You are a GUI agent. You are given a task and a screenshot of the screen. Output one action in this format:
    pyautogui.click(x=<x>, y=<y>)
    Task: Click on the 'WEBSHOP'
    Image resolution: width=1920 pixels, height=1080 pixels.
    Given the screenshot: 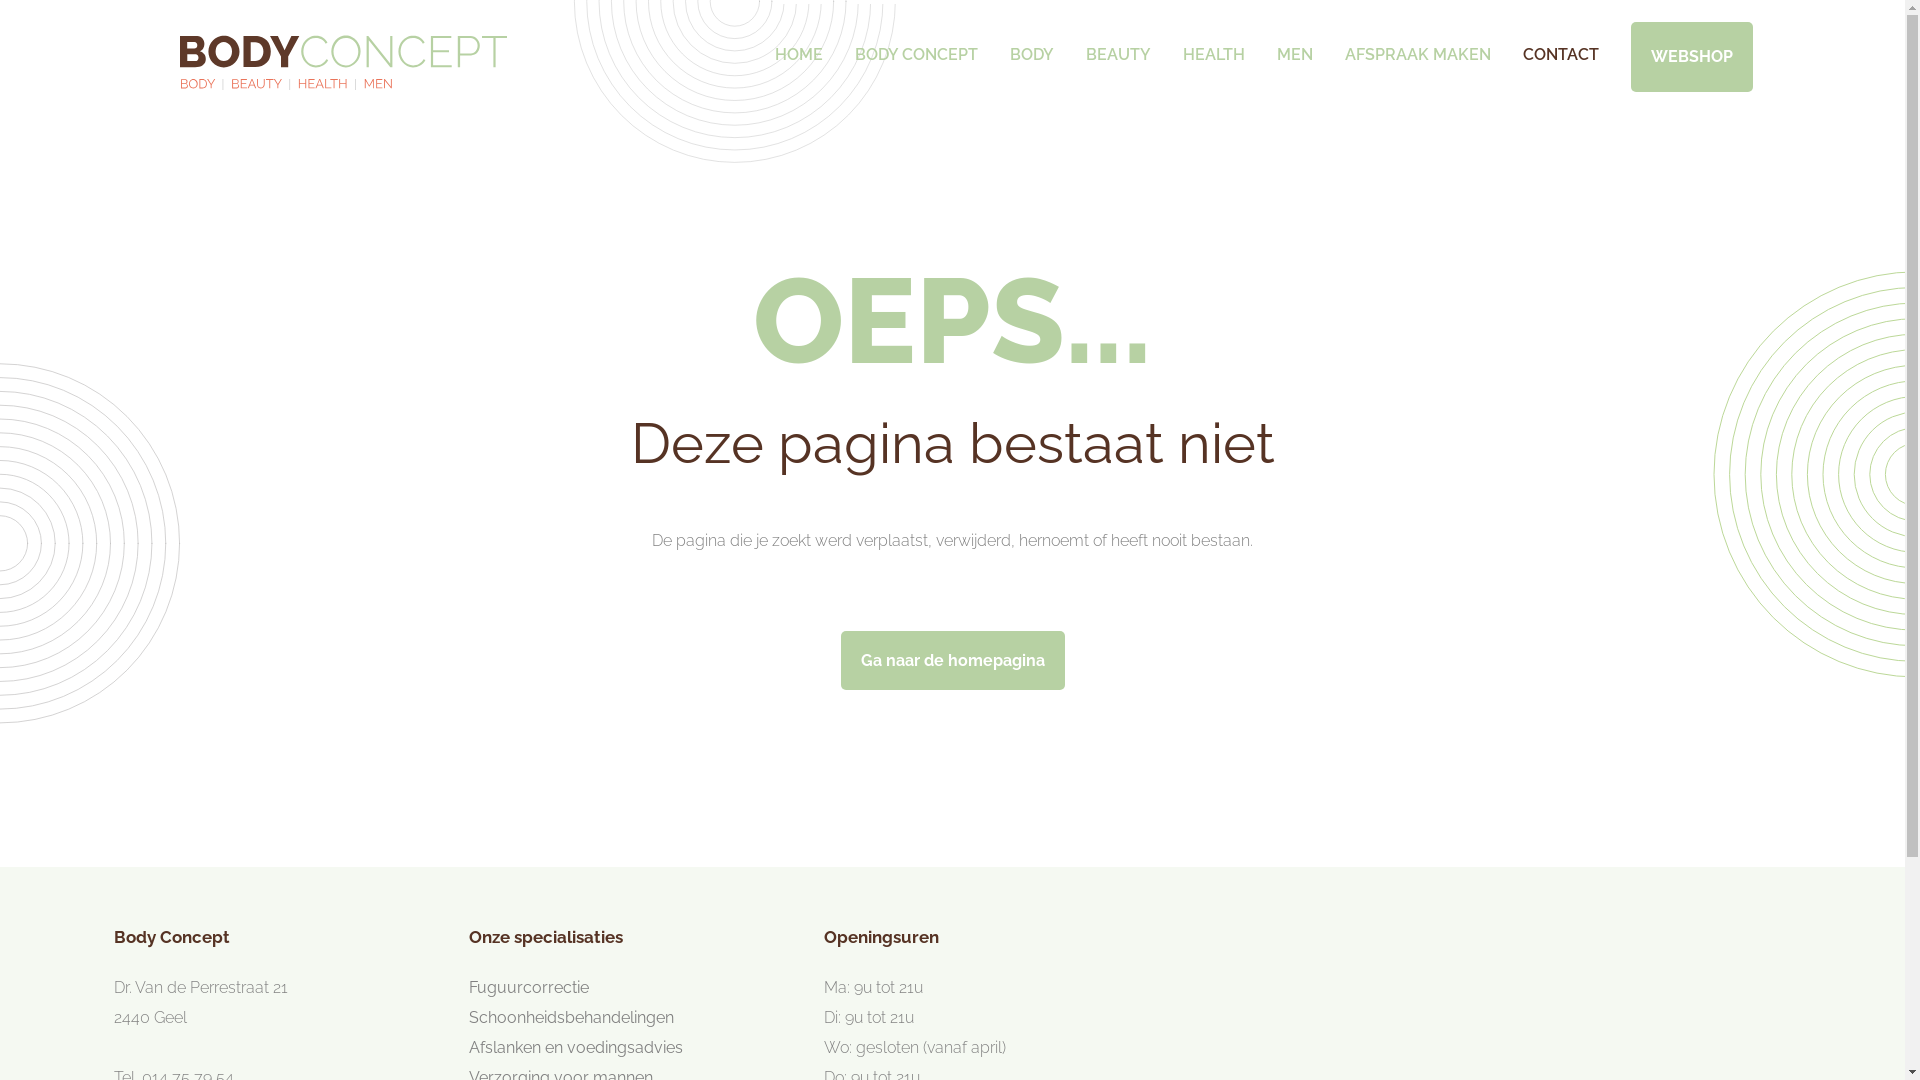 What is the action you would take?
    pyautogui.click(x=1689, y=56)
    